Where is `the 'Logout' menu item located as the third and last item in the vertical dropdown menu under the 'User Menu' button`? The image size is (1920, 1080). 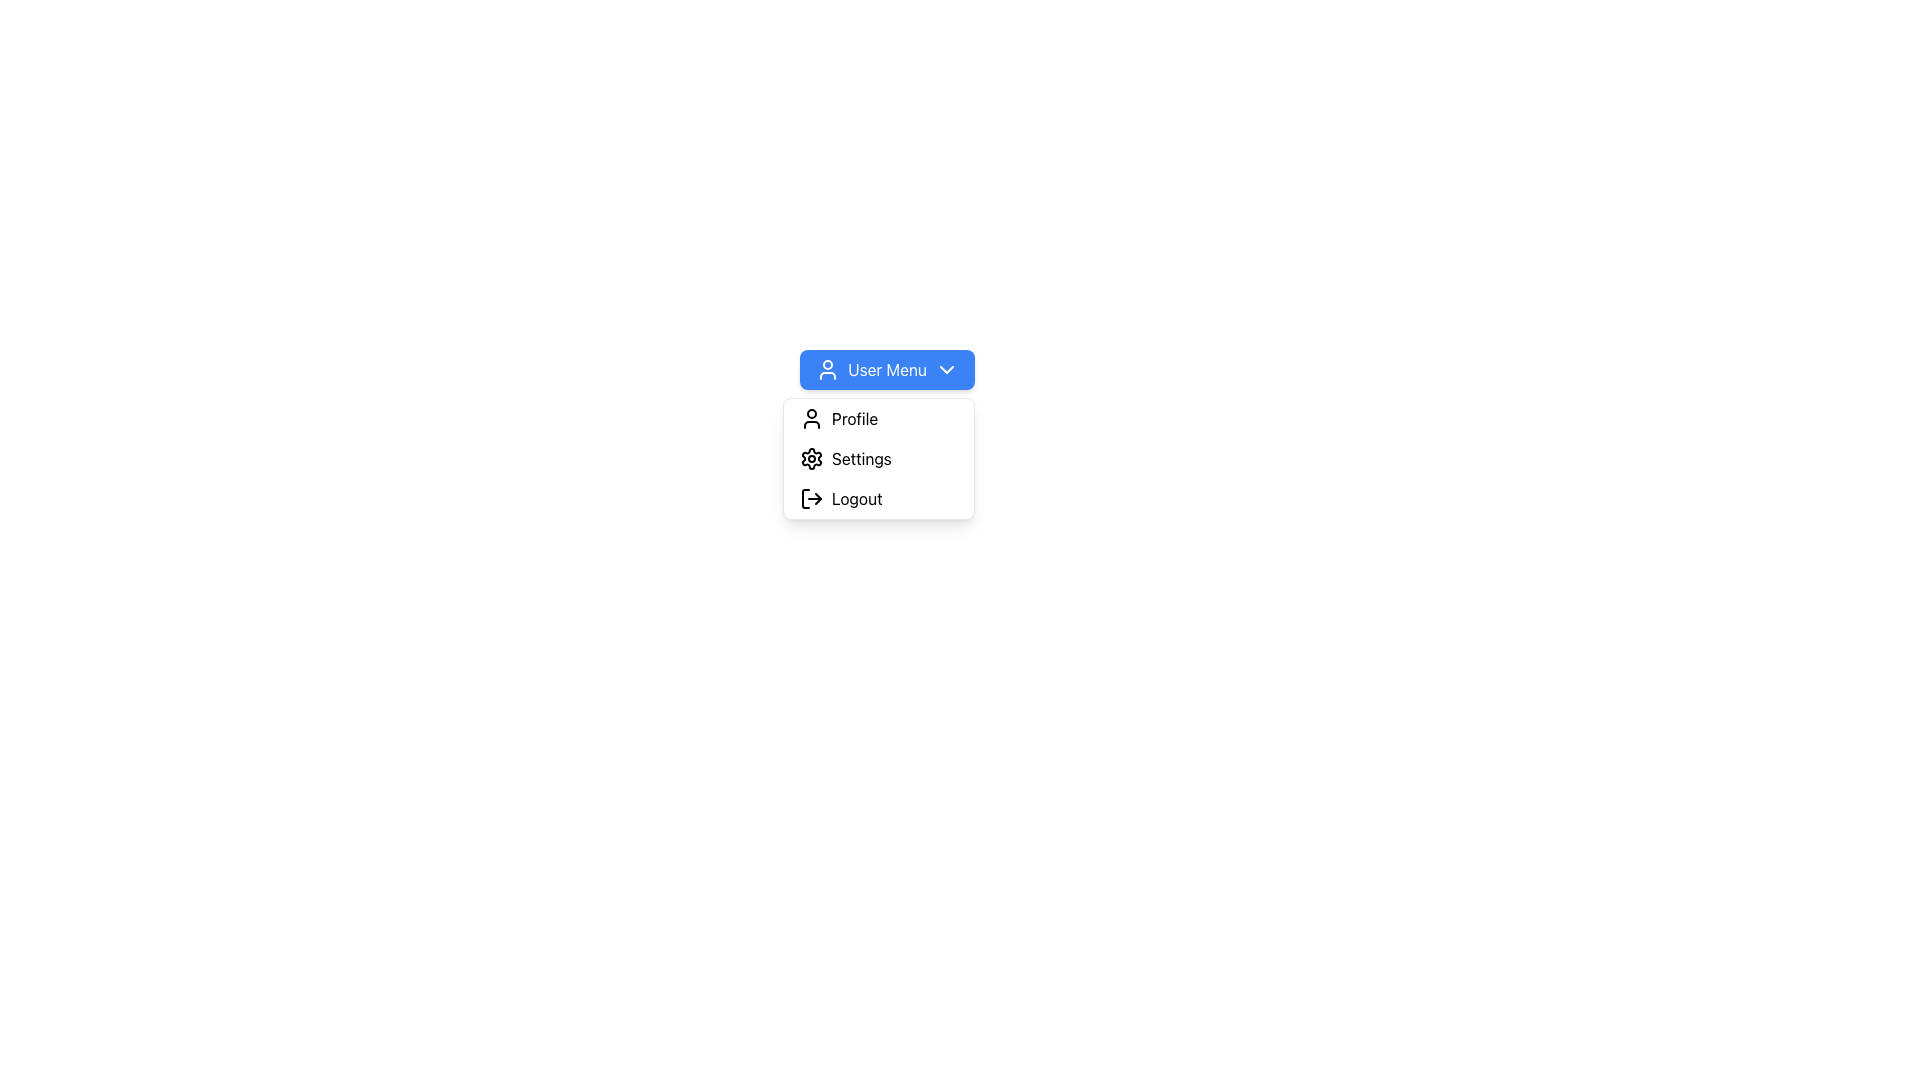
the 'Logout' menu item located as the third and last item in the vertical dropdown menu under the 'User Menu' button is located at coordinates (878, 497).